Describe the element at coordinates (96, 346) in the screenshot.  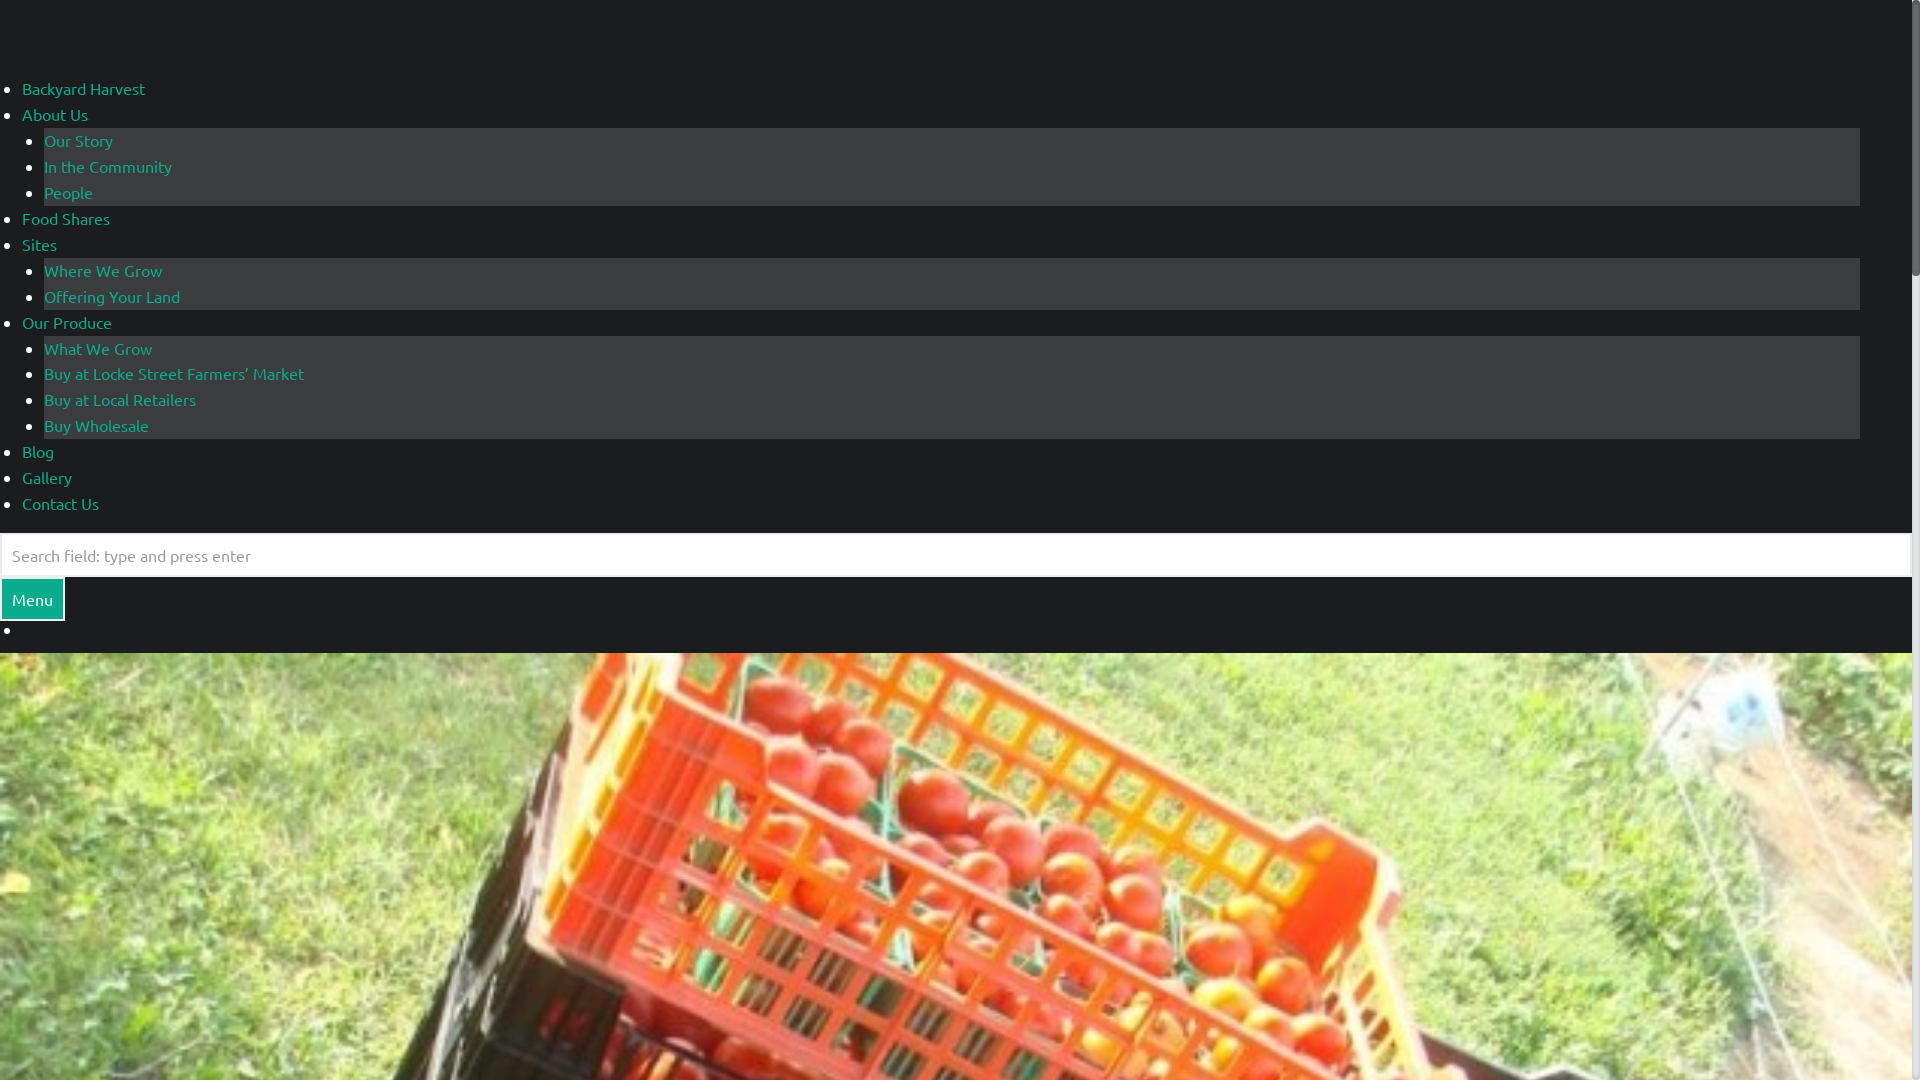
I see `'What We Grow'` at that location.